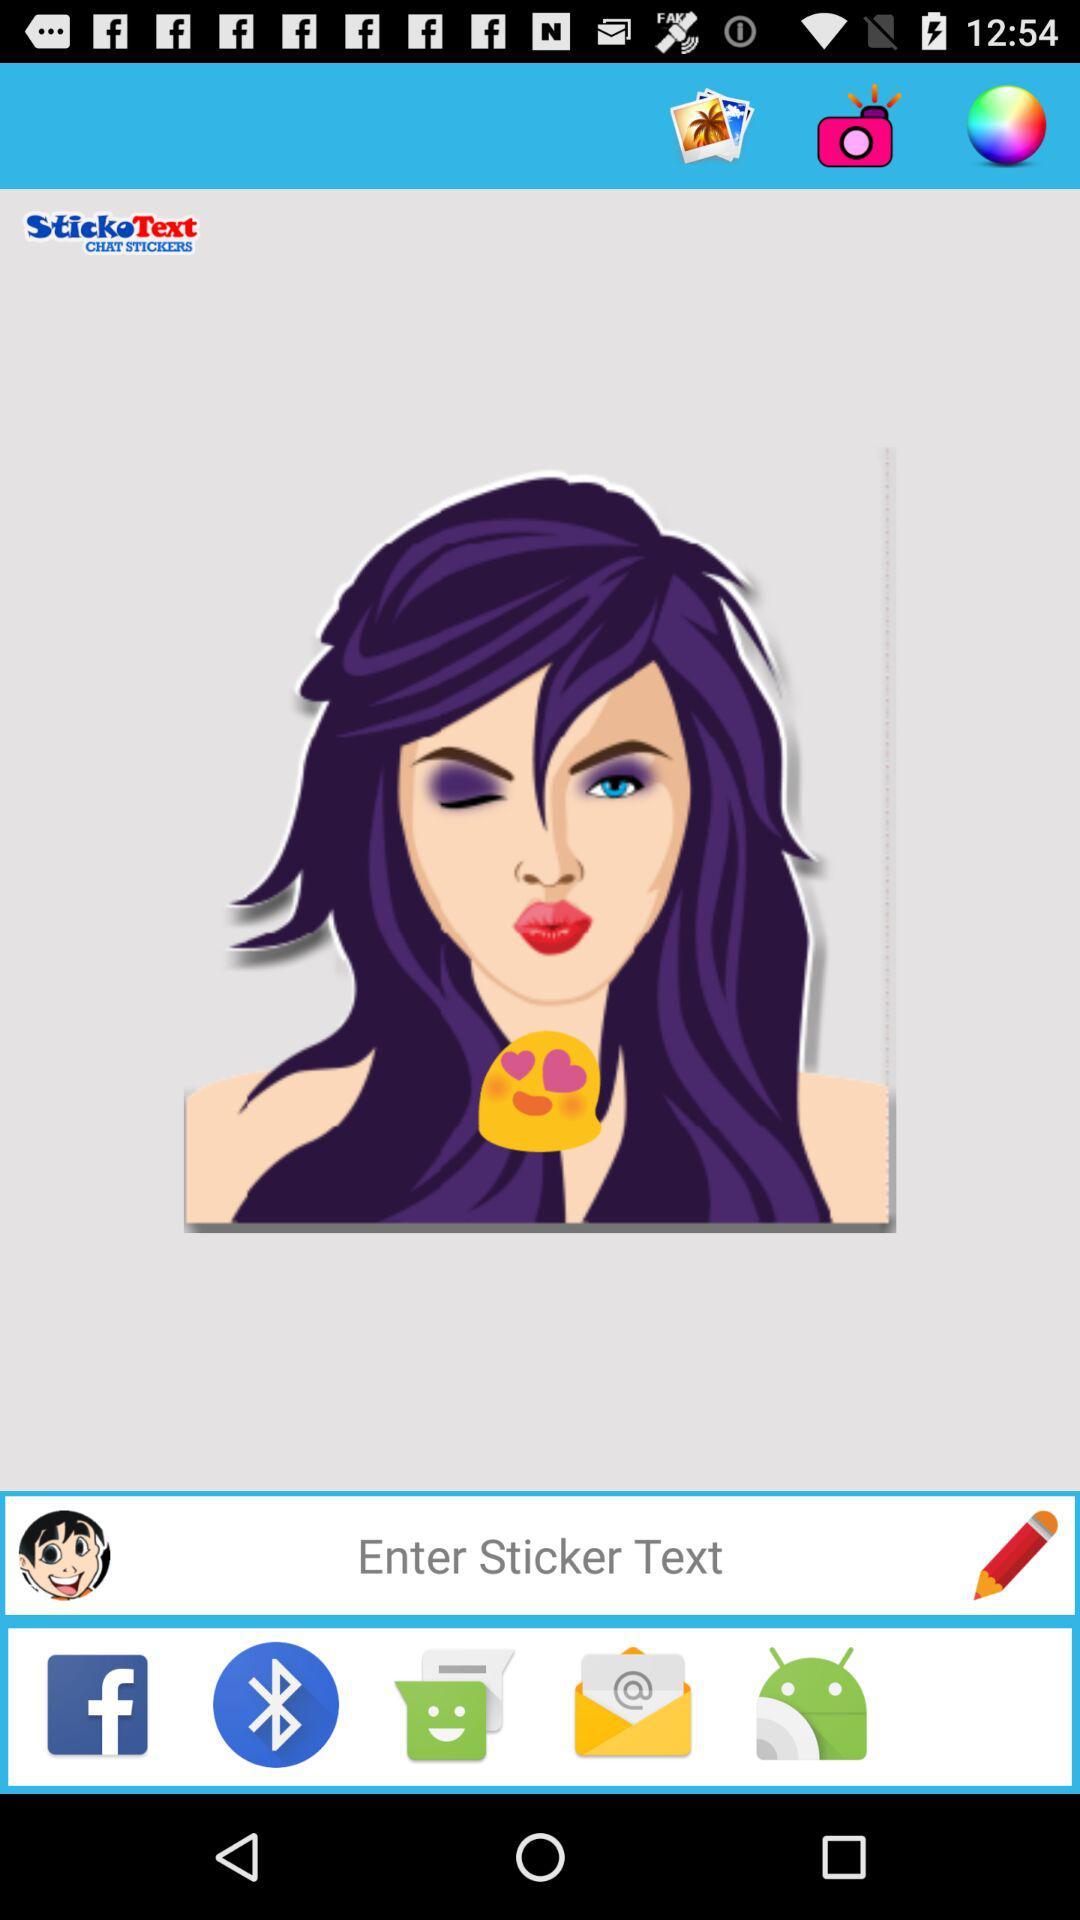 The width and height of the screenshot is (1080, 1920). Describe the element at coordinates (811, 1703) in the screenshot. I see `this icon indicates the harmful files to avoid crashing` at that location.